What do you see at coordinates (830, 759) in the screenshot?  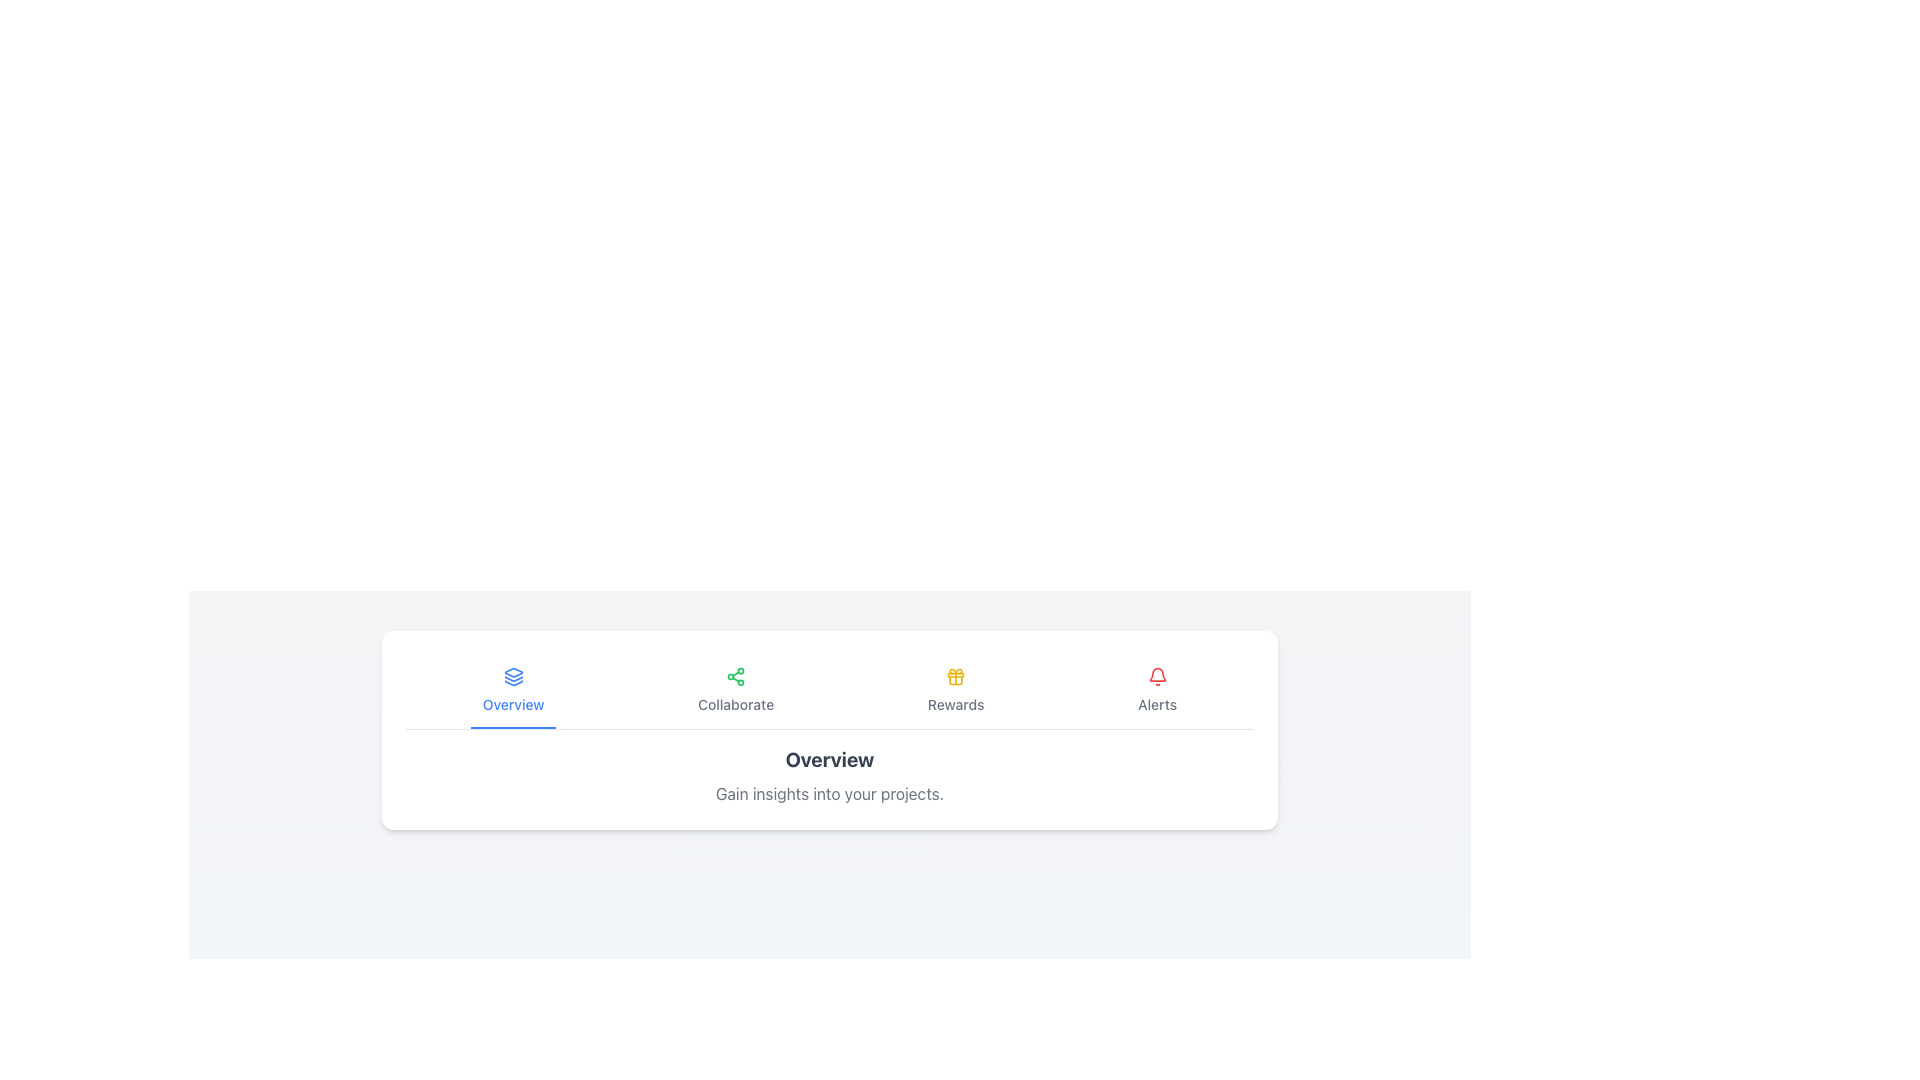 I see `the text element that reads 'Overview', which is styled in bold, large gray font and is located at the center of the interface, directly above the text 'Gain insights into your projects.'` at bounding box center [830, 759].